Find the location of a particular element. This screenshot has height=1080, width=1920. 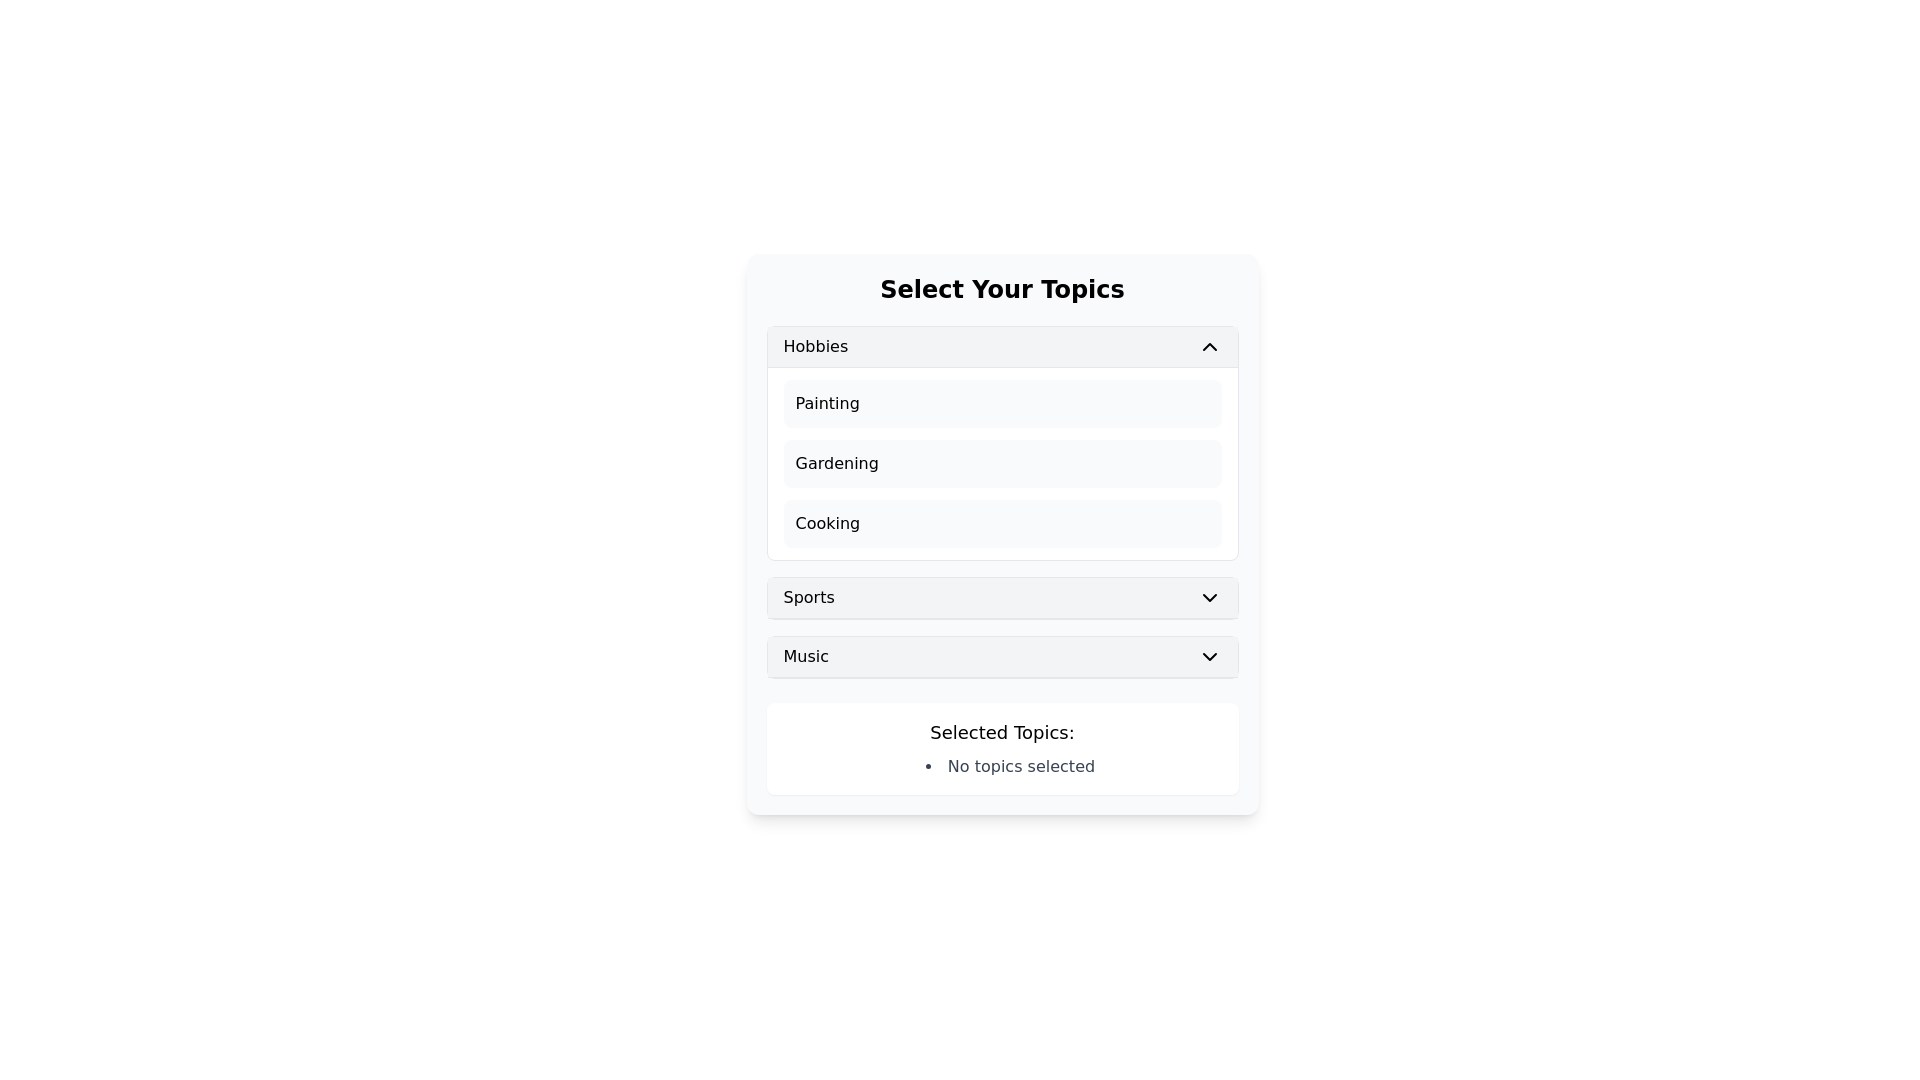

the 'Gardening' option within the 'Hobbies' dropdown menu is located at coordinates (837, 463).